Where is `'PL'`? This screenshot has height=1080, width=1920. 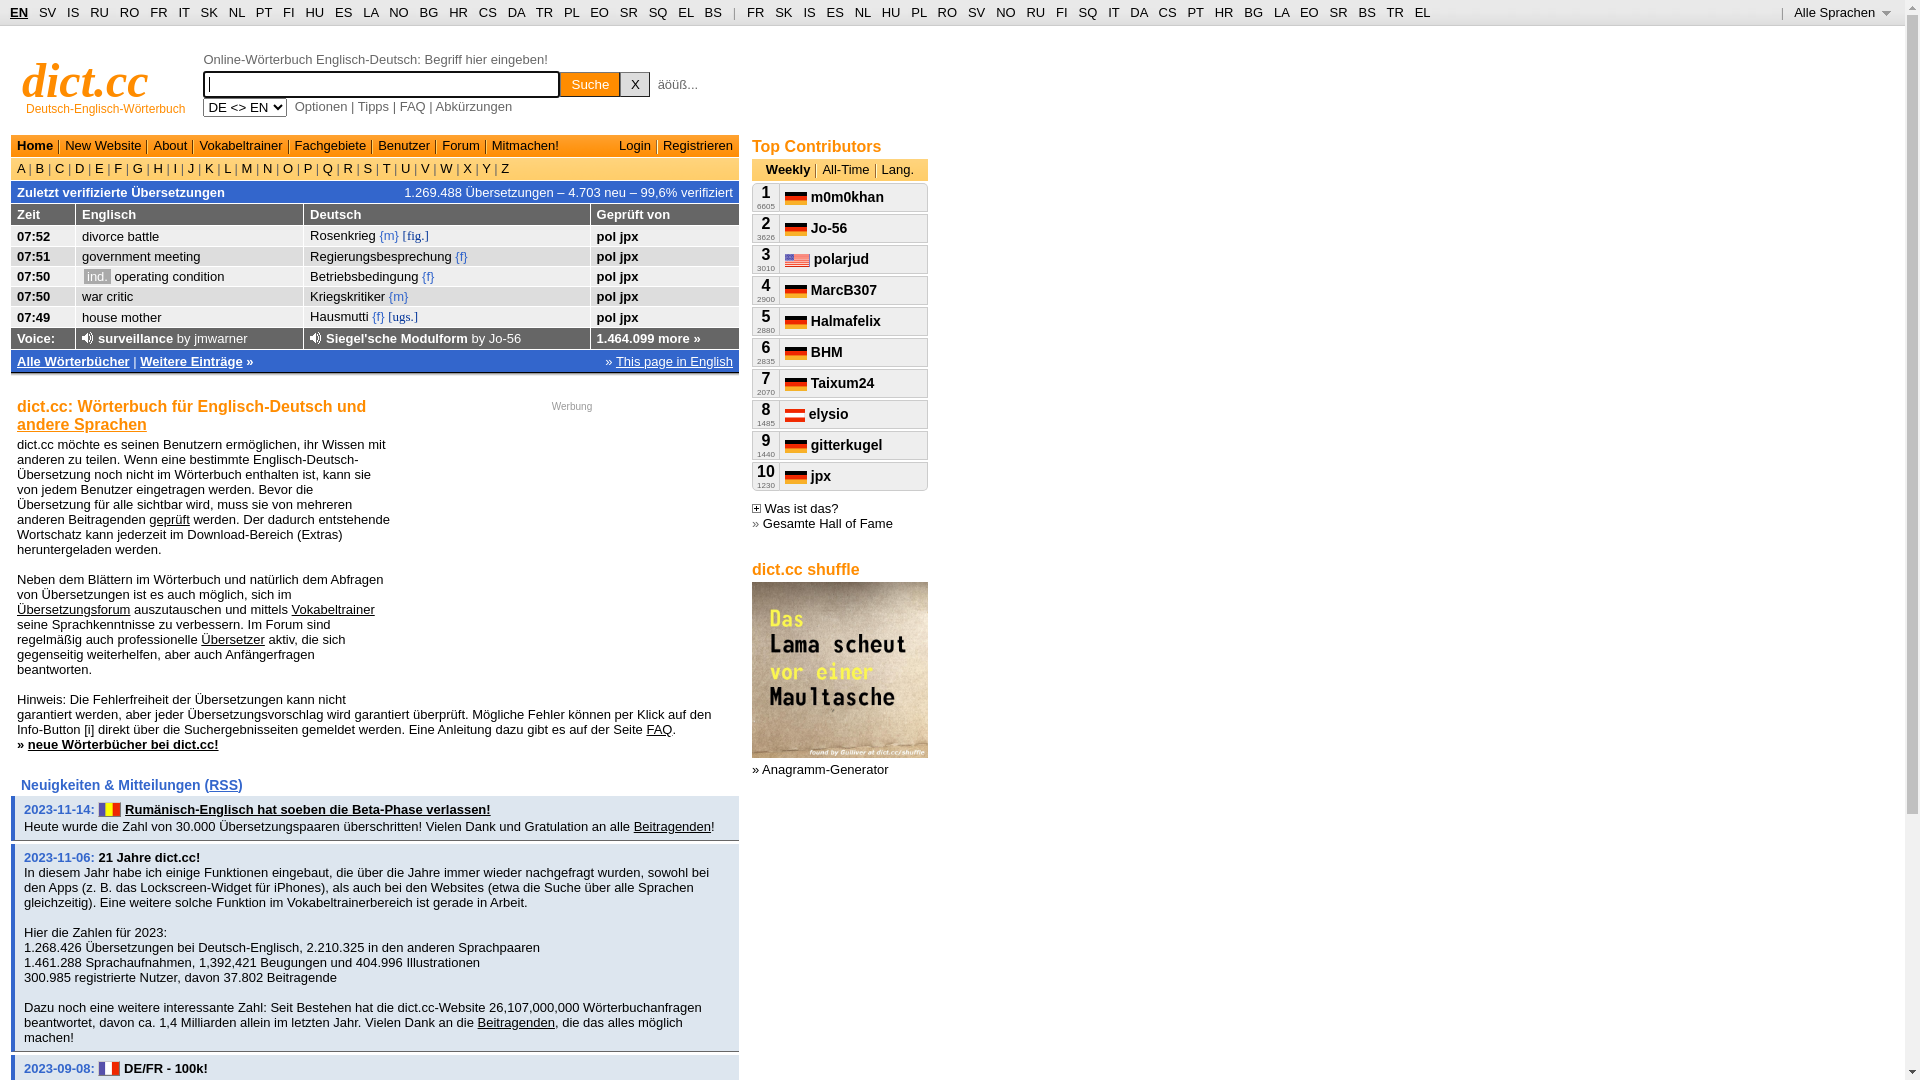
'PL' is located at coordinates (570, 12).